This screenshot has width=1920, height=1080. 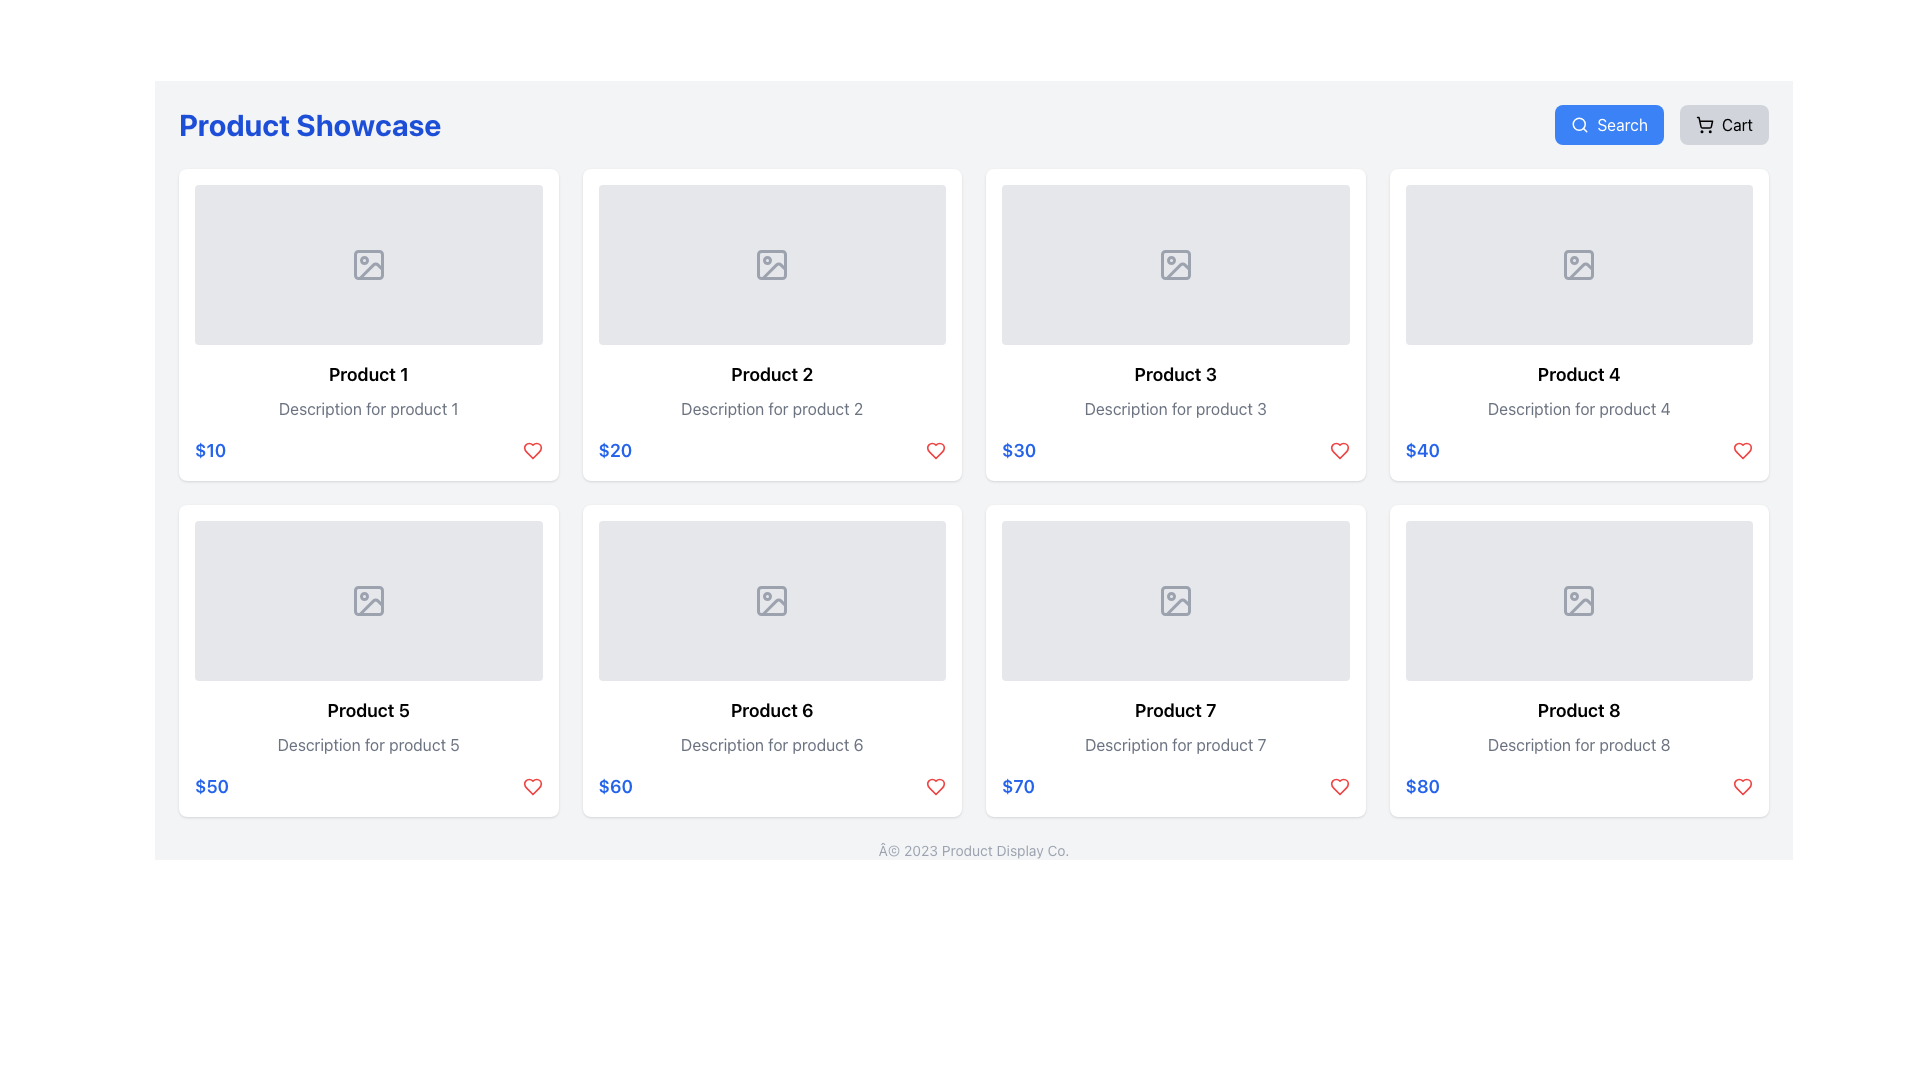 I want to click on text label that identifies 'Product 6', located in the second row and third column of the product grid, below the product image, so click(x=771, y=709).